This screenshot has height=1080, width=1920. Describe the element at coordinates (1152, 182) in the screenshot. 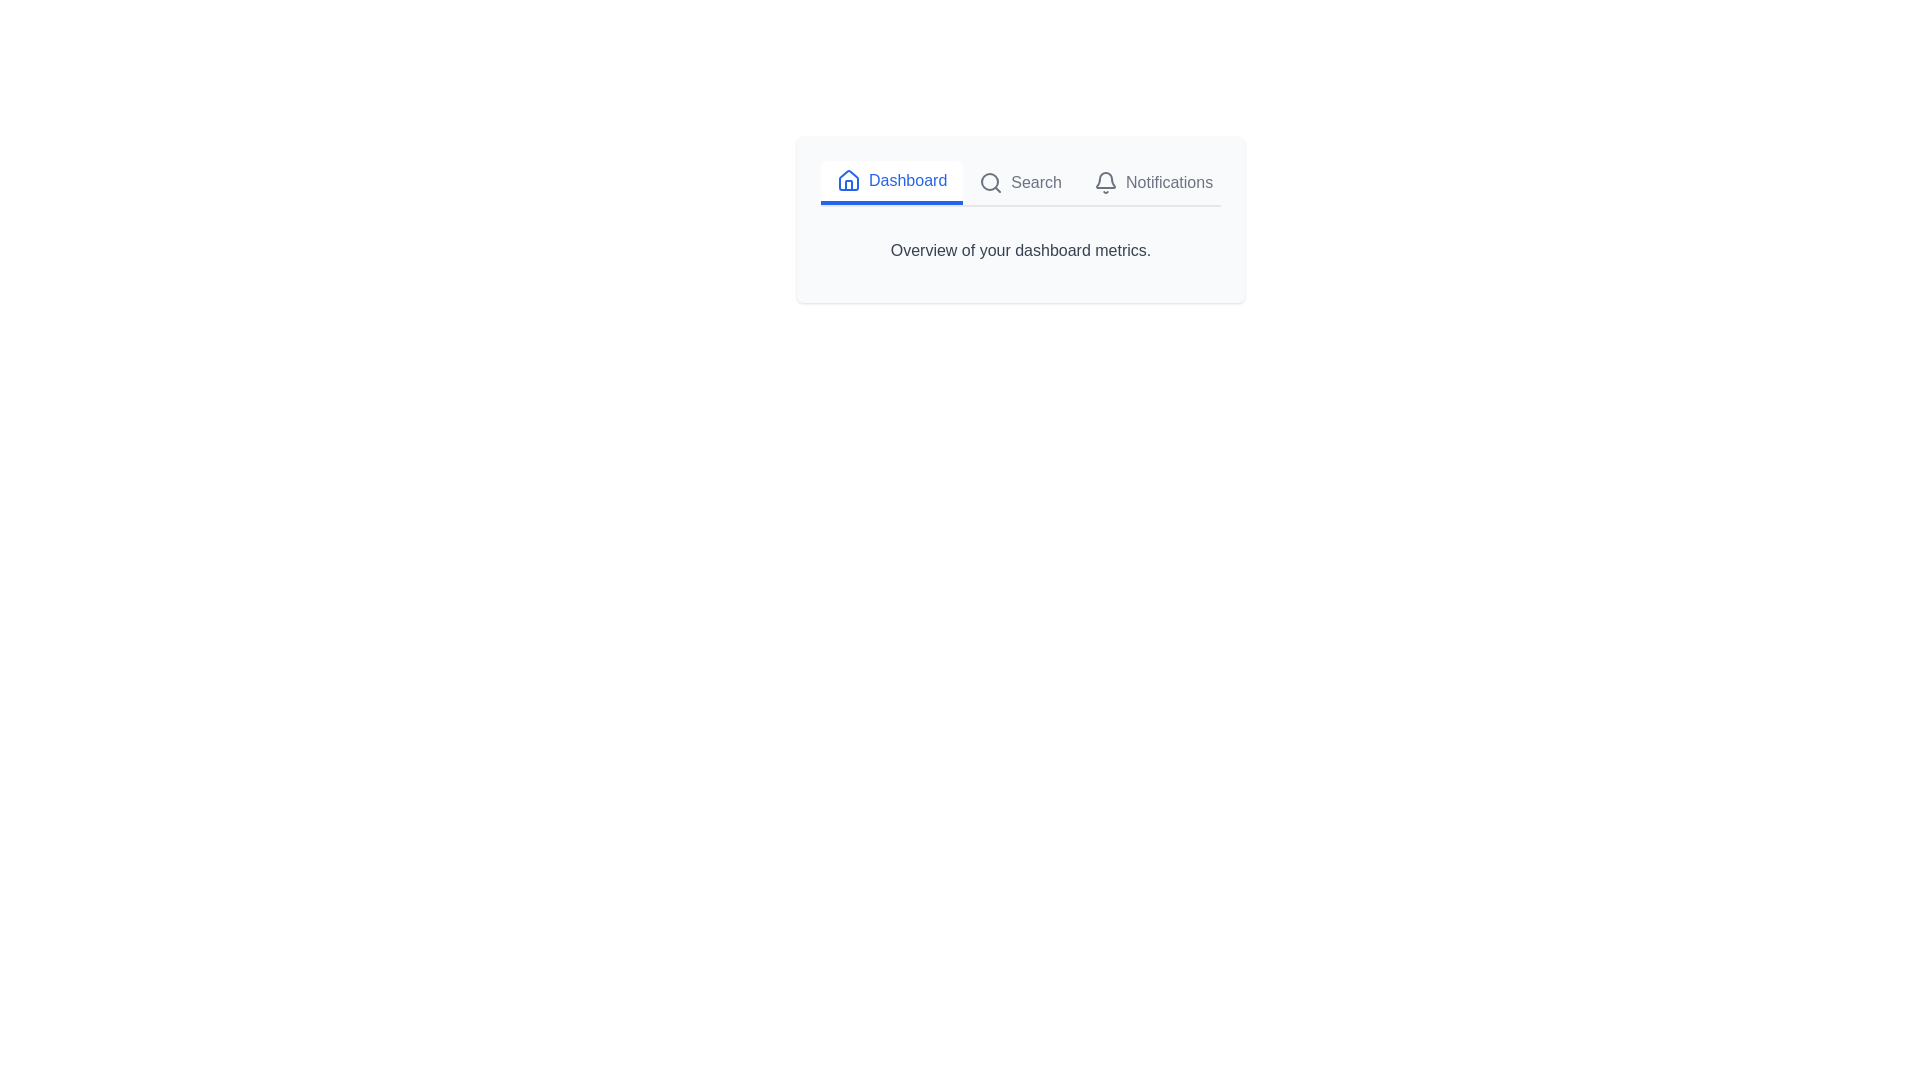

I see `the tab Notifications to observe the hover effect` at that location.